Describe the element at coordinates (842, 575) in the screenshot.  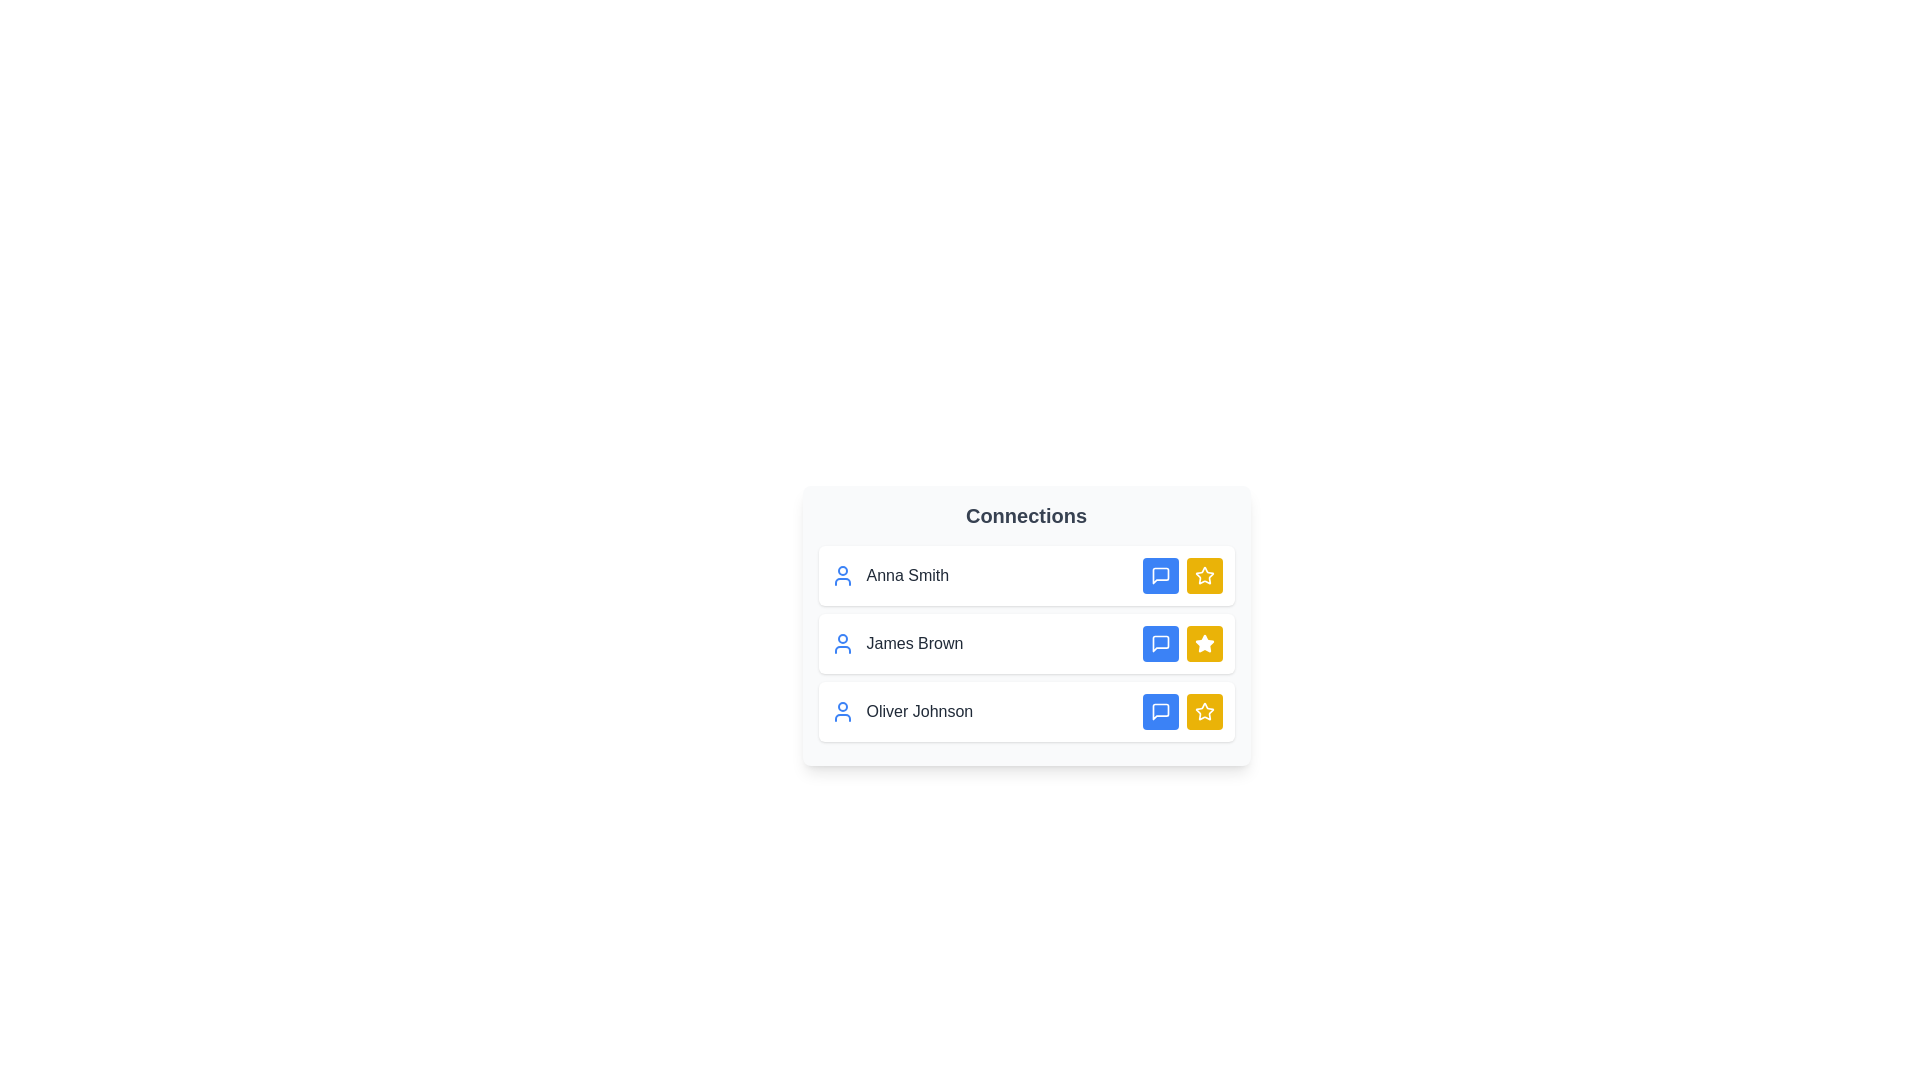
I see `the user icon for Anna Smith` at that location.